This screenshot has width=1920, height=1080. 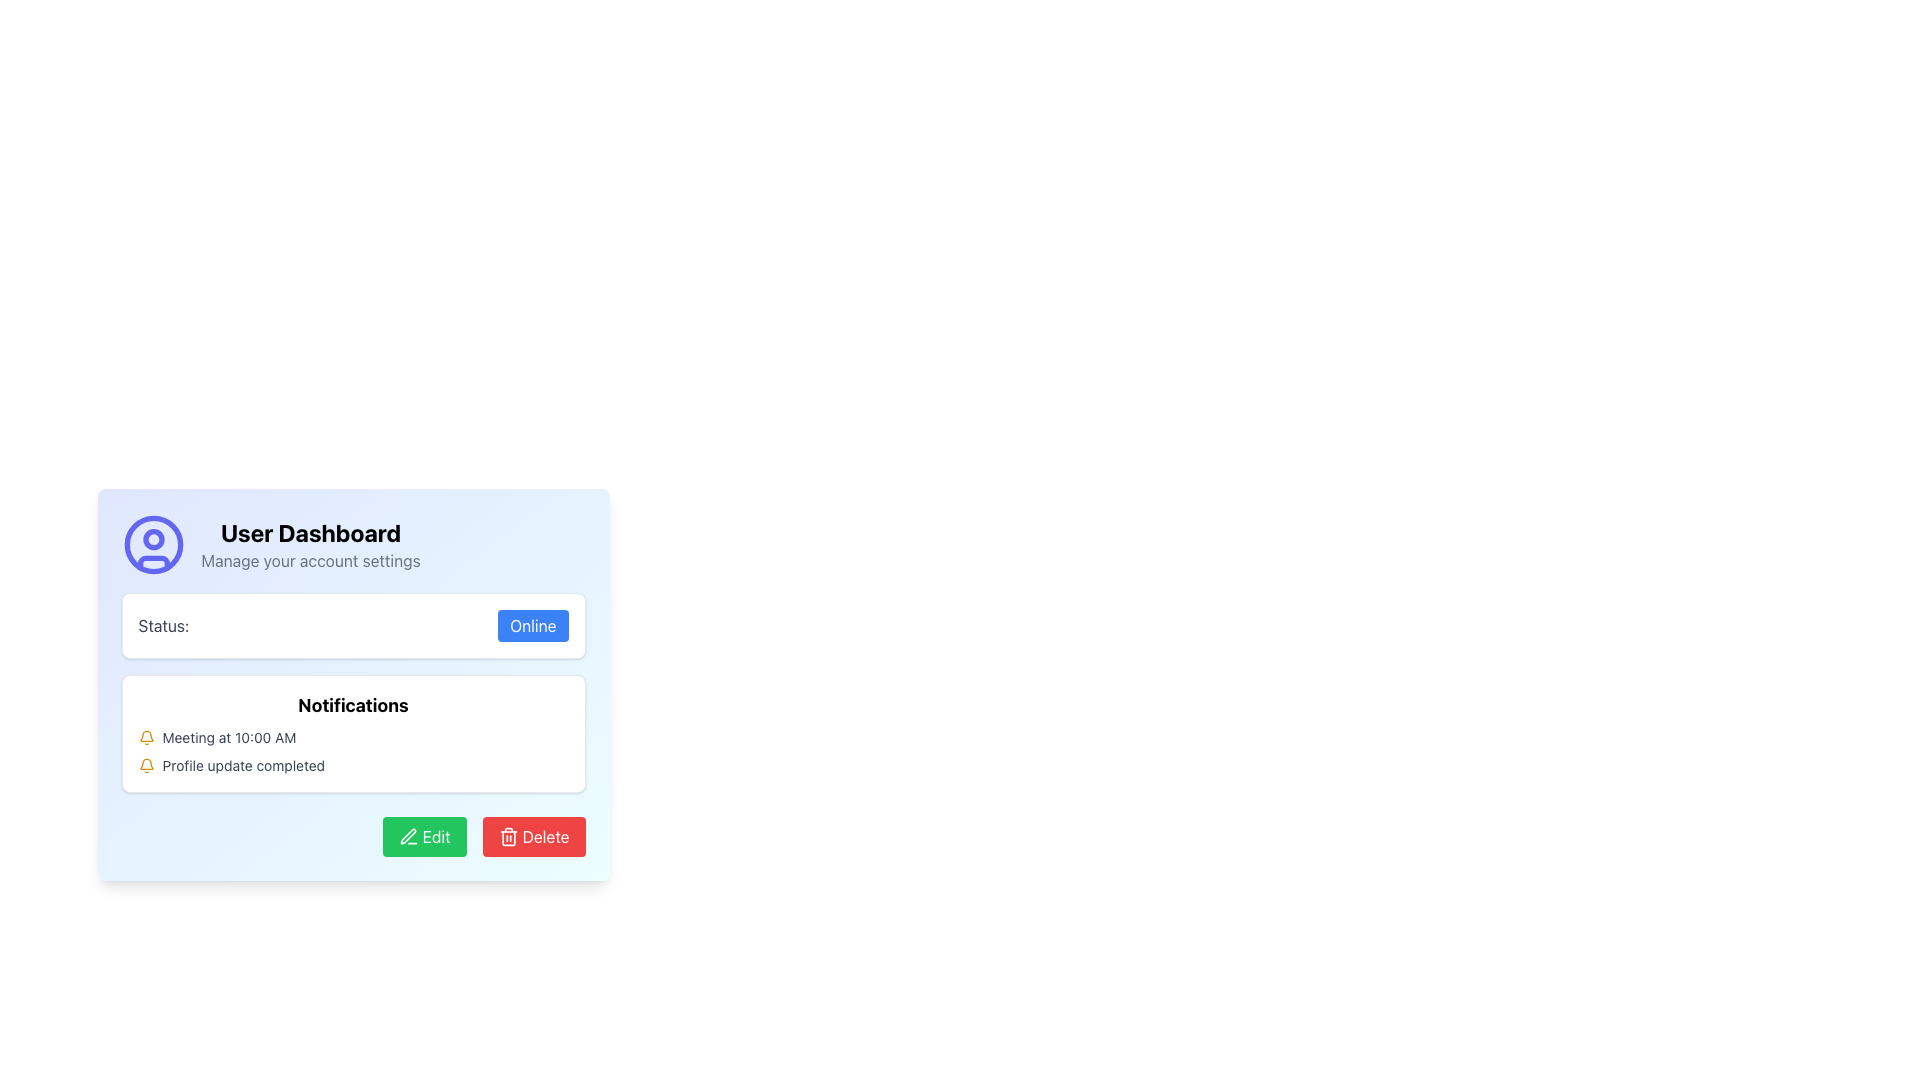 I want to click on stylized icon representation located within the user profile badge at the top-left corner of the dashboard, so click(x=152, y=563).